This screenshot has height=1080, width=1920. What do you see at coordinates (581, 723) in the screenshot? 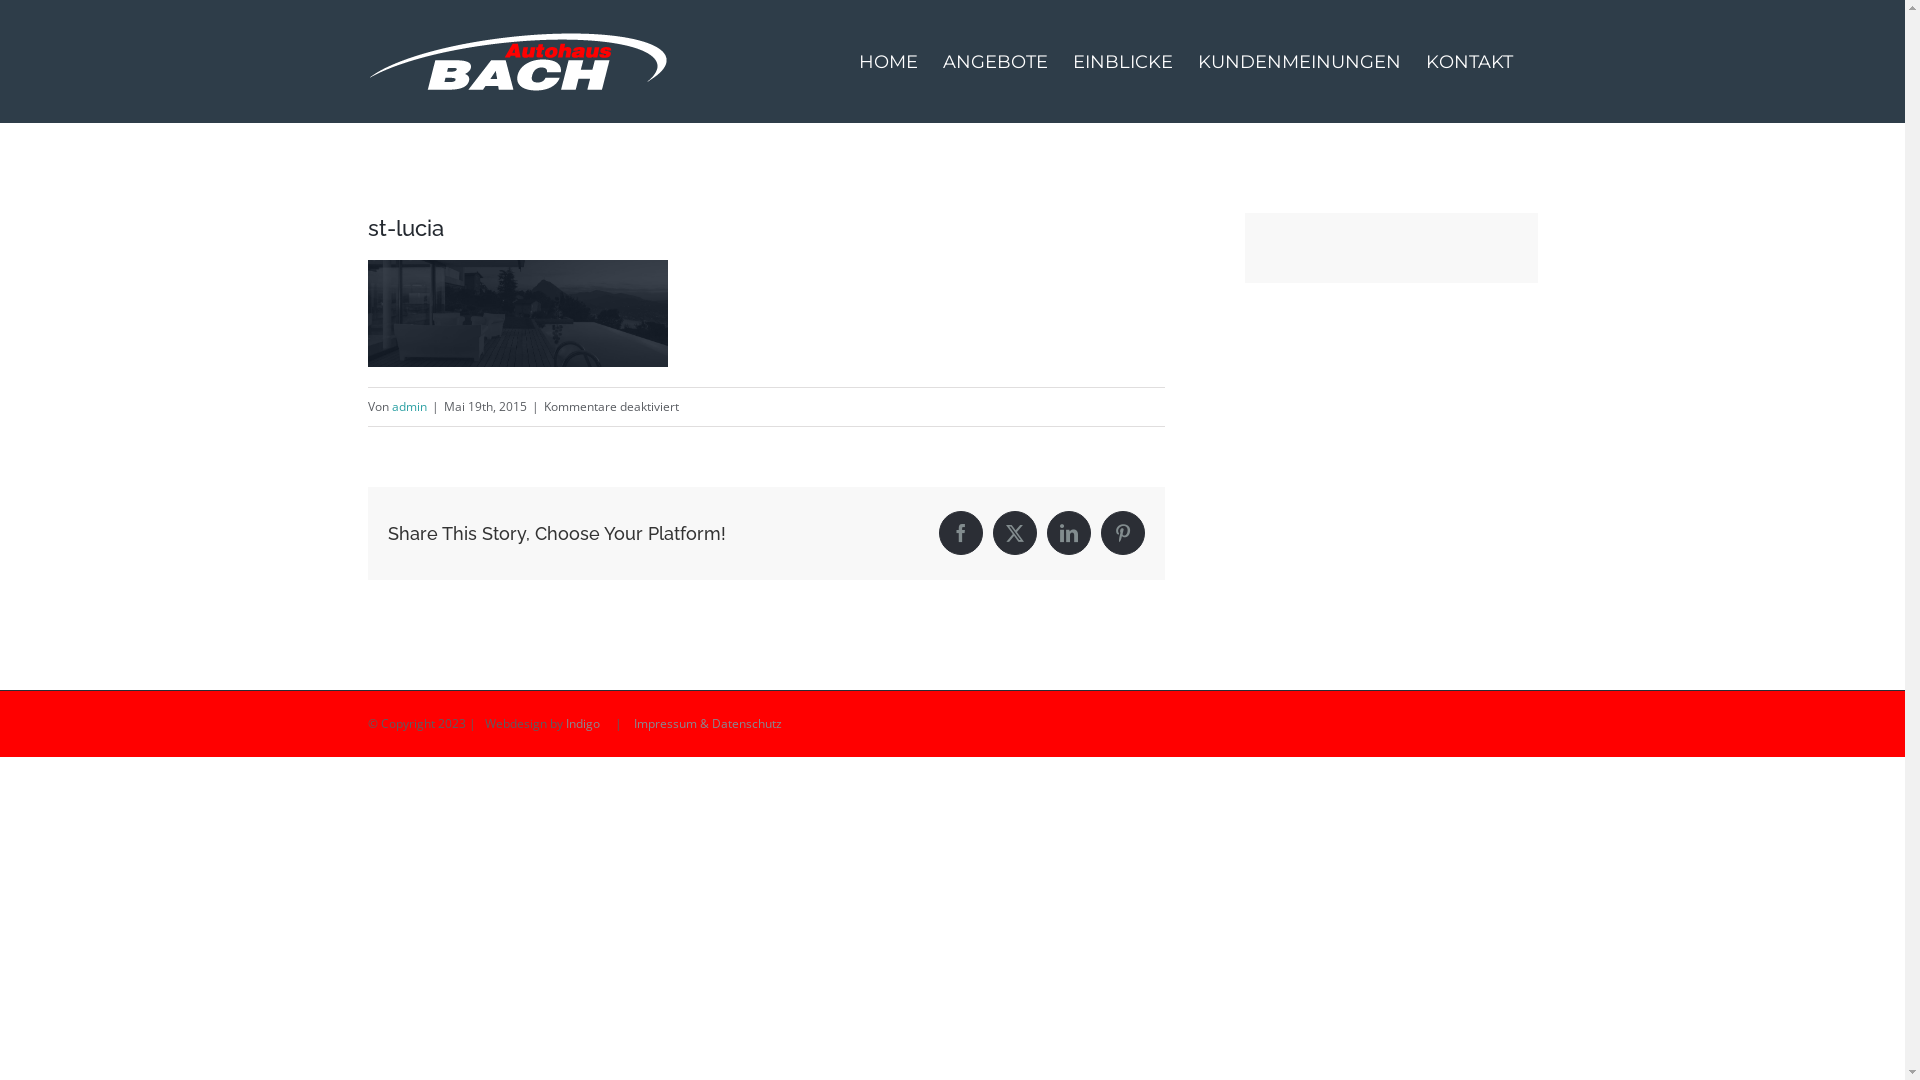
I see `'Indigo'` at bounding box center [581, 723].